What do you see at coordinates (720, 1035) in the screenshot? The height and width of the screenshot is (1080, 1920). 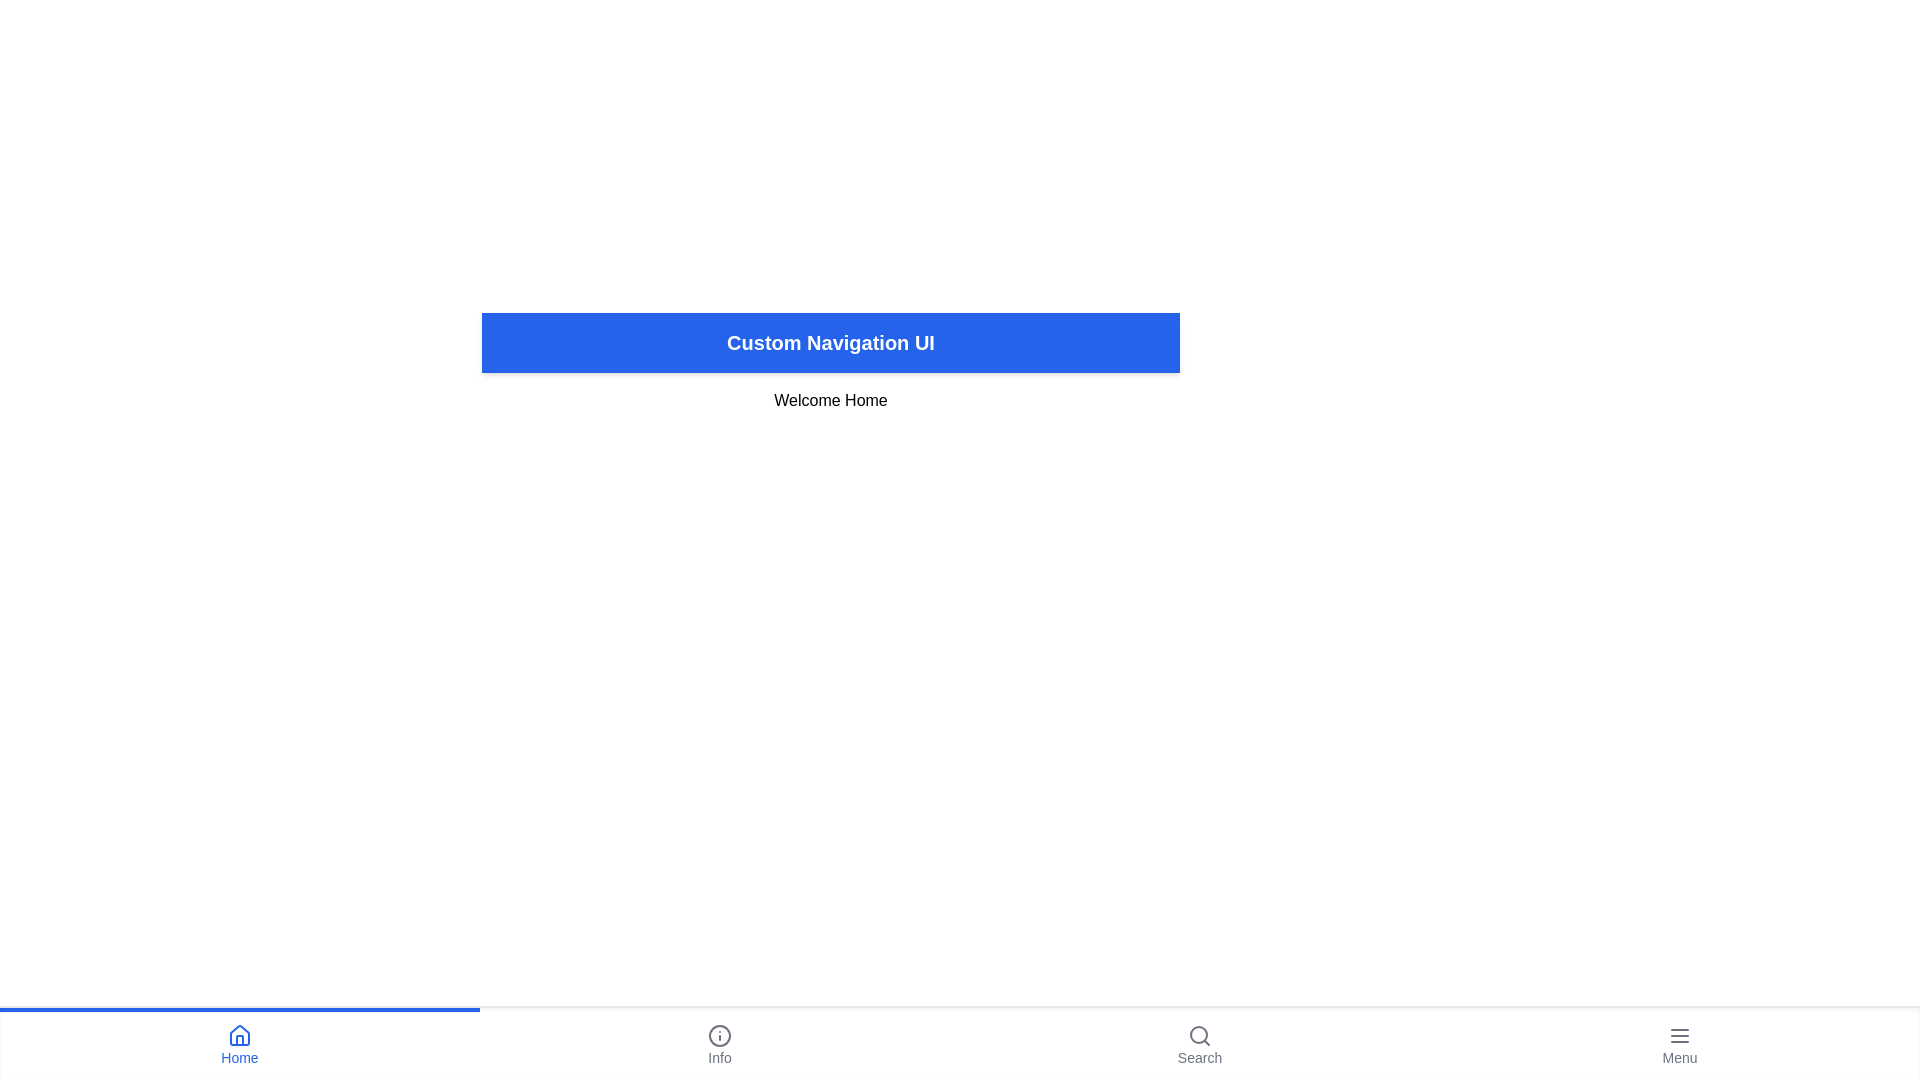 I see `the central navigational button labeled 'Info' in the bottom navigation bar` at bounding box center [720, 1035].